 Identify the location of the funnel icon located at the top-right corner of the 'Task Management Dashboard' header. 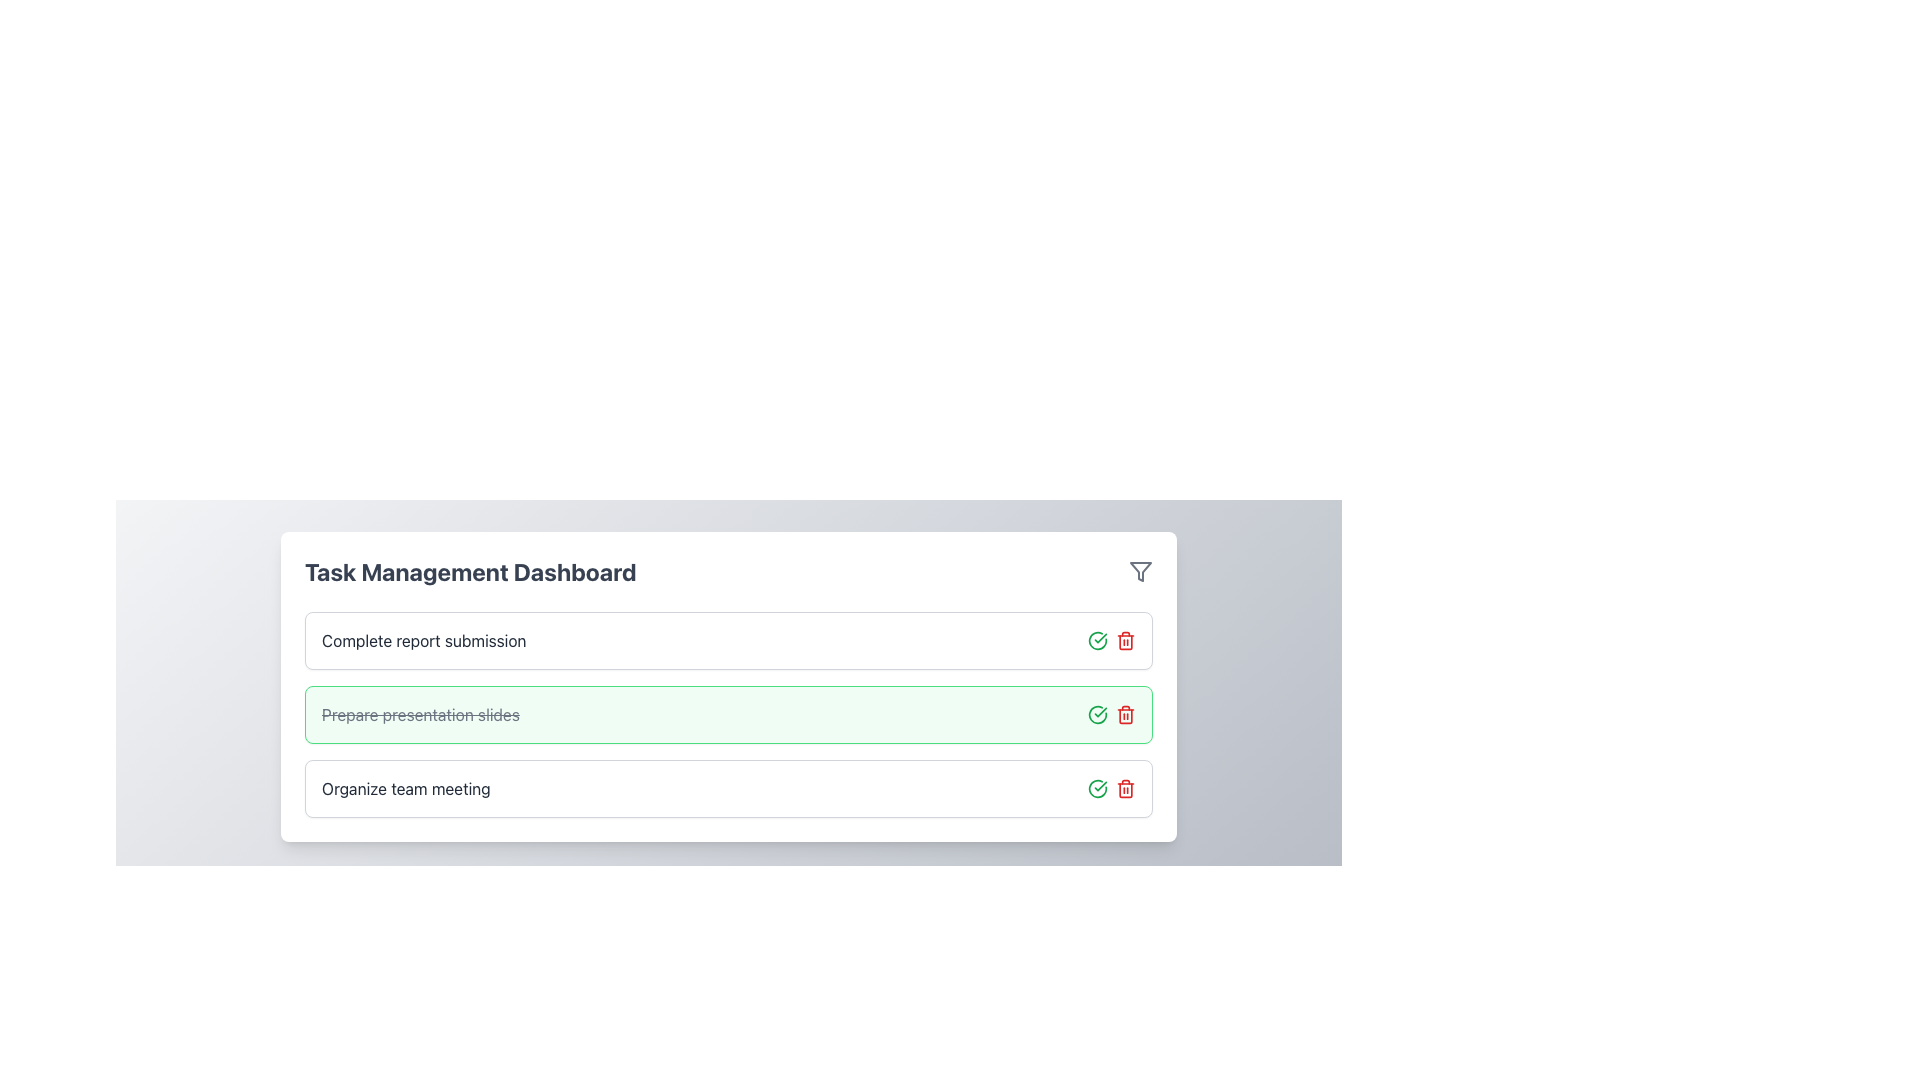
(1141, 571).